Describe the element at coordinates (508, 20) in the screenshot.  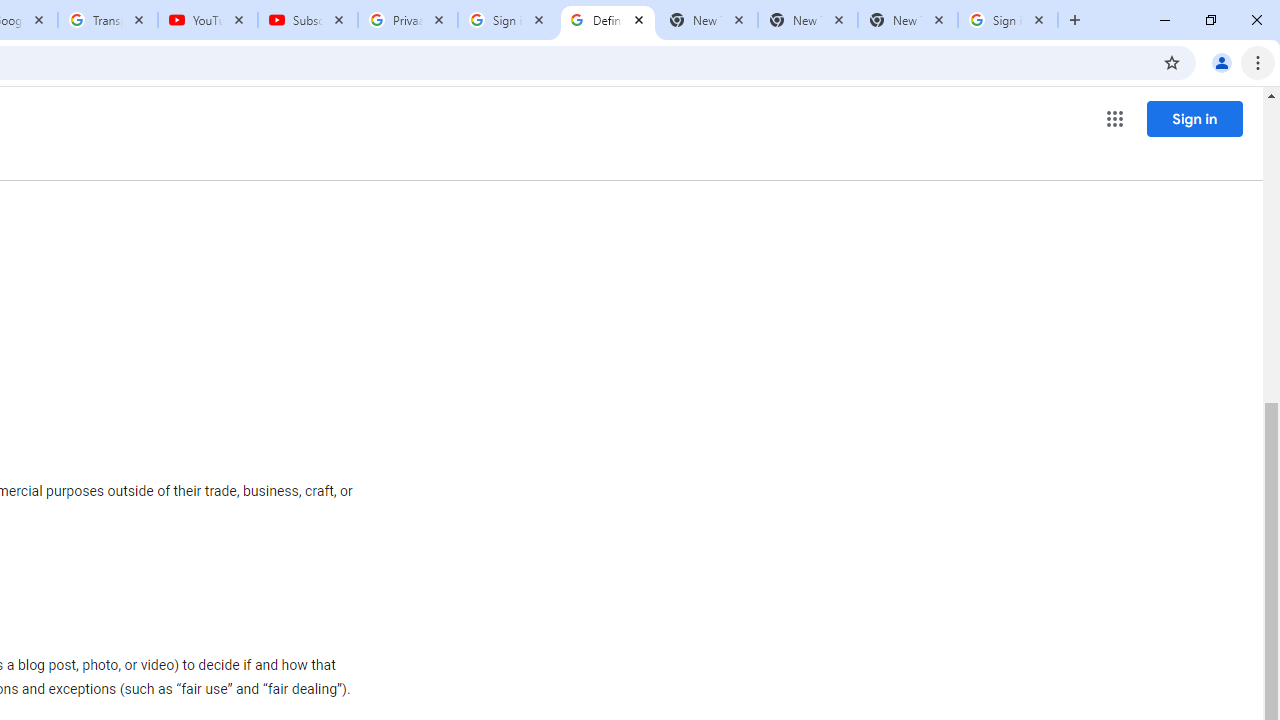
I see `'Sign in - Google Accounts'` at that location.